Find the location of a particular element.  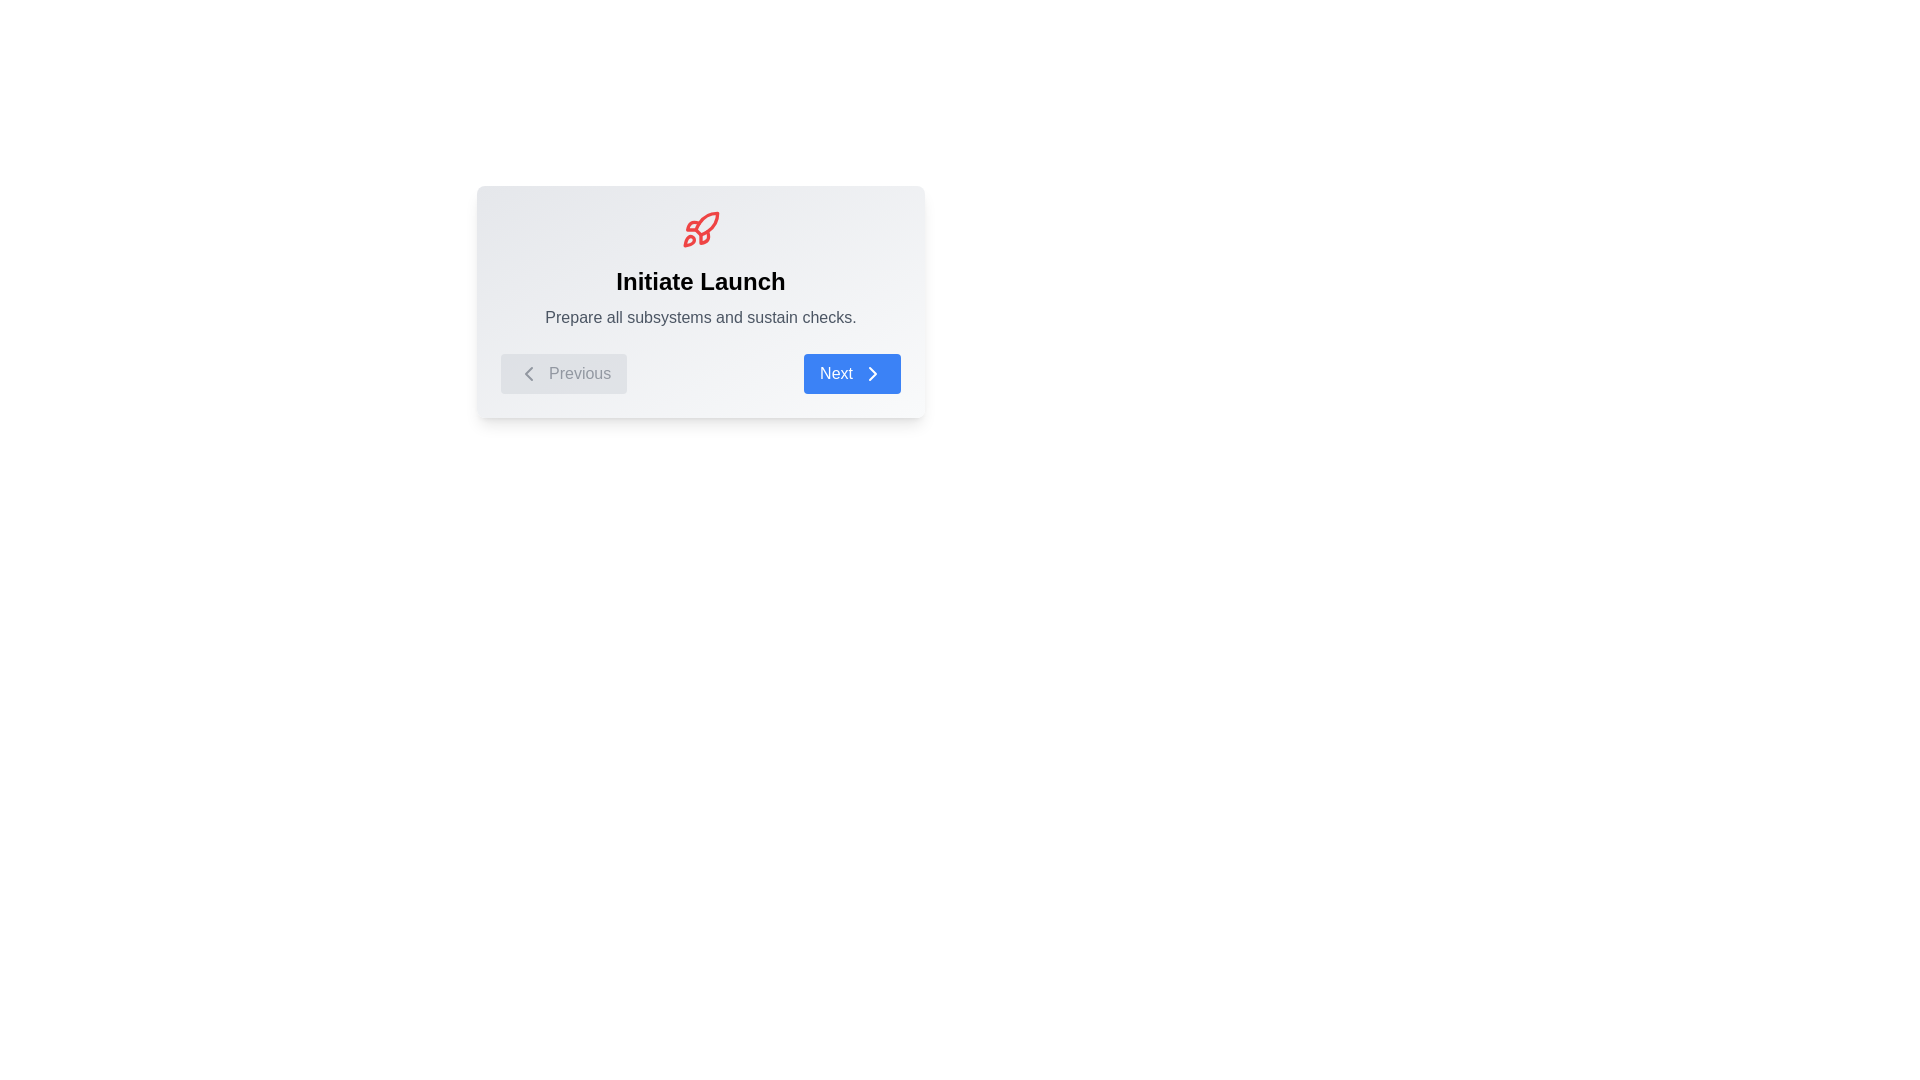

the Previous button to navigate is located at coordinates (563, 374).